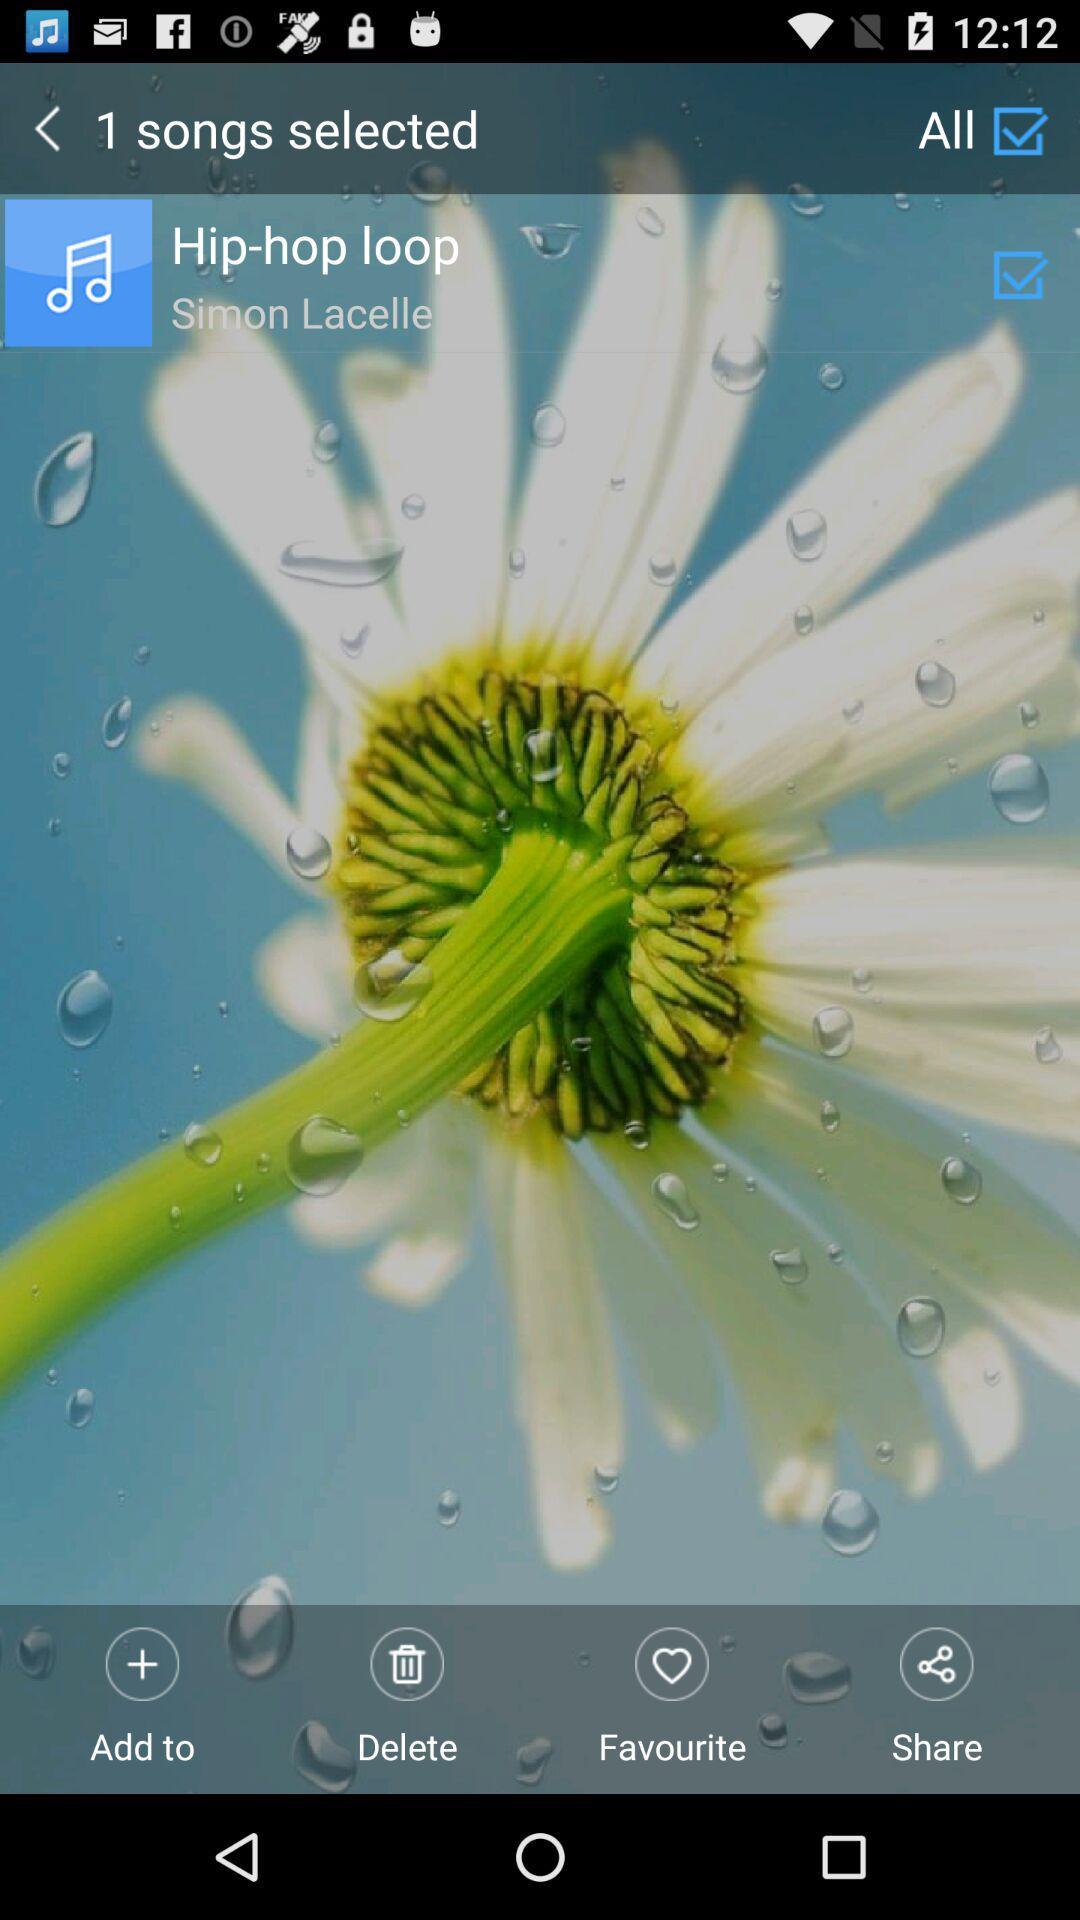  What do you see at coordinates (406, 1698) in the screenshot?
I see `item next to the add to app` at bounding box center [406, 1698].